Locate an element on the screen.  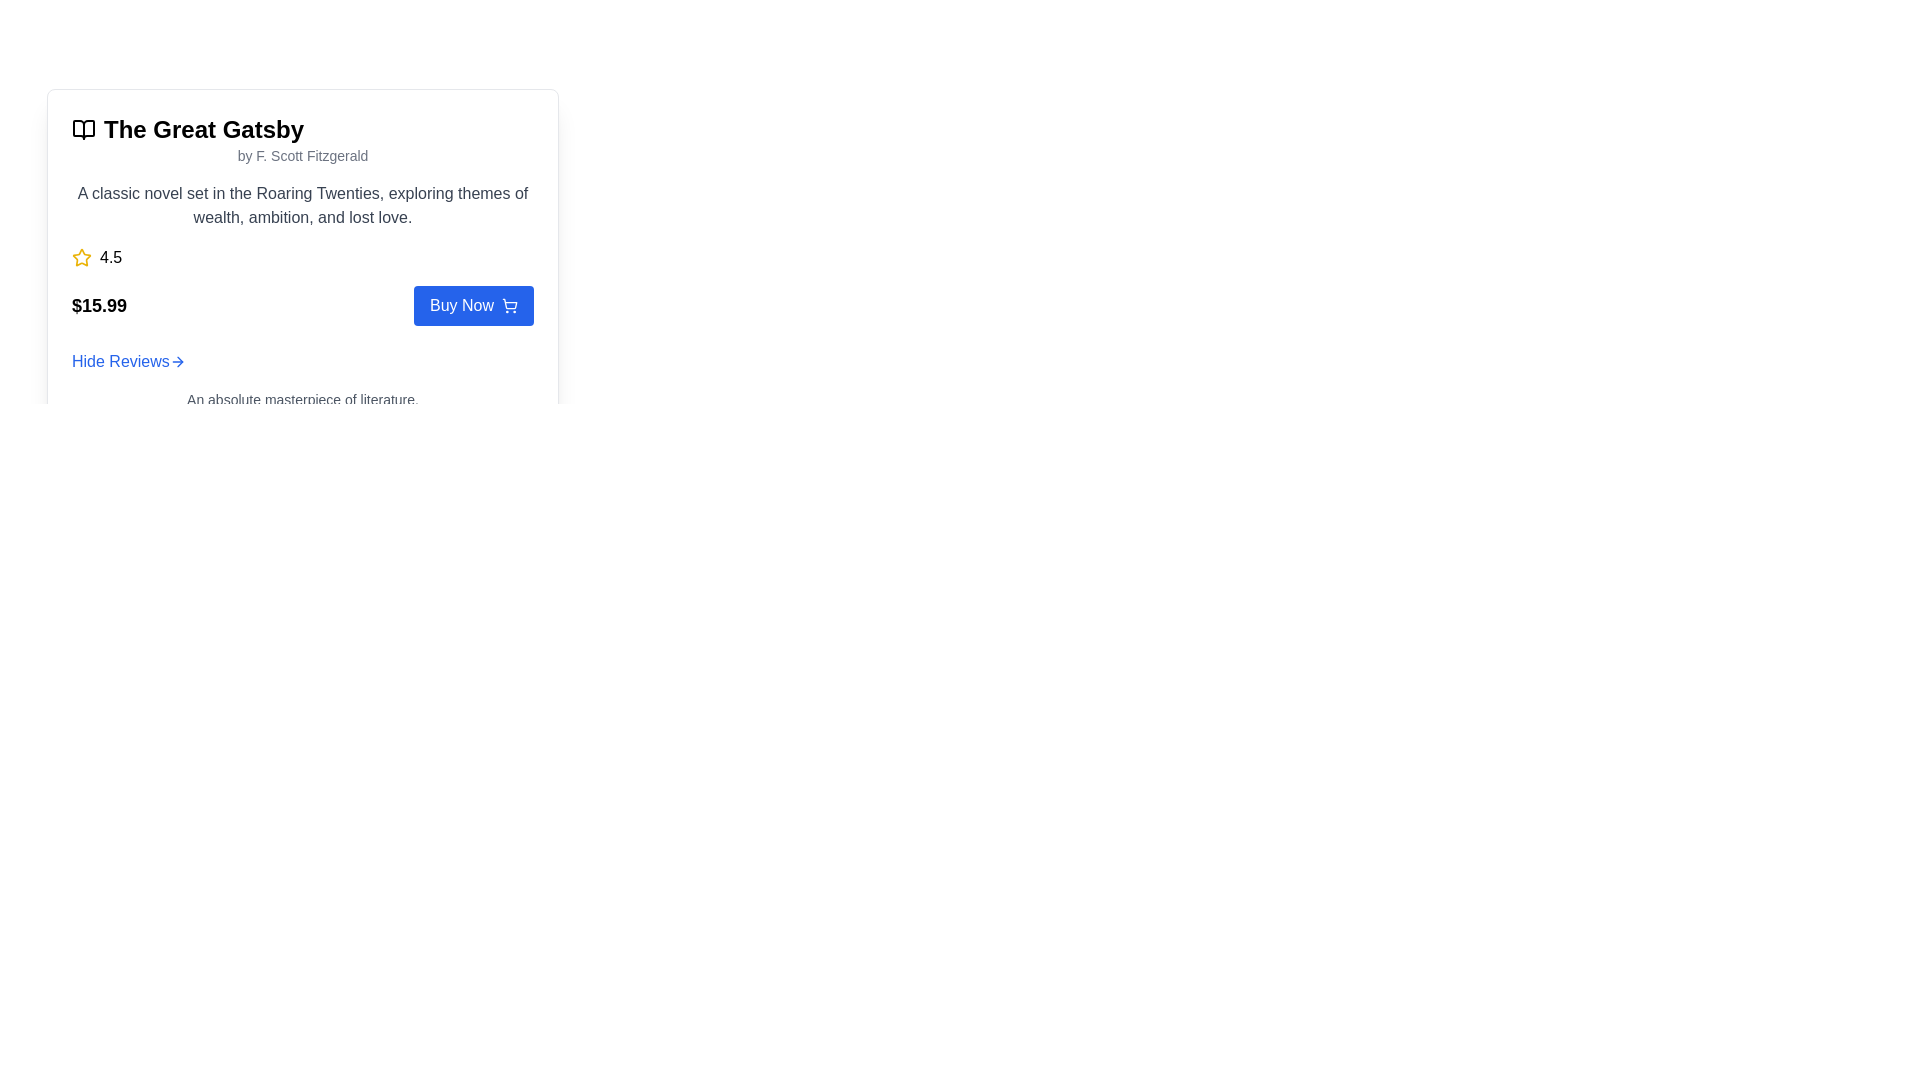
the purchase button located on the right side of the price information section, next to the '$15.99' text is located at coordinates (473, 305).